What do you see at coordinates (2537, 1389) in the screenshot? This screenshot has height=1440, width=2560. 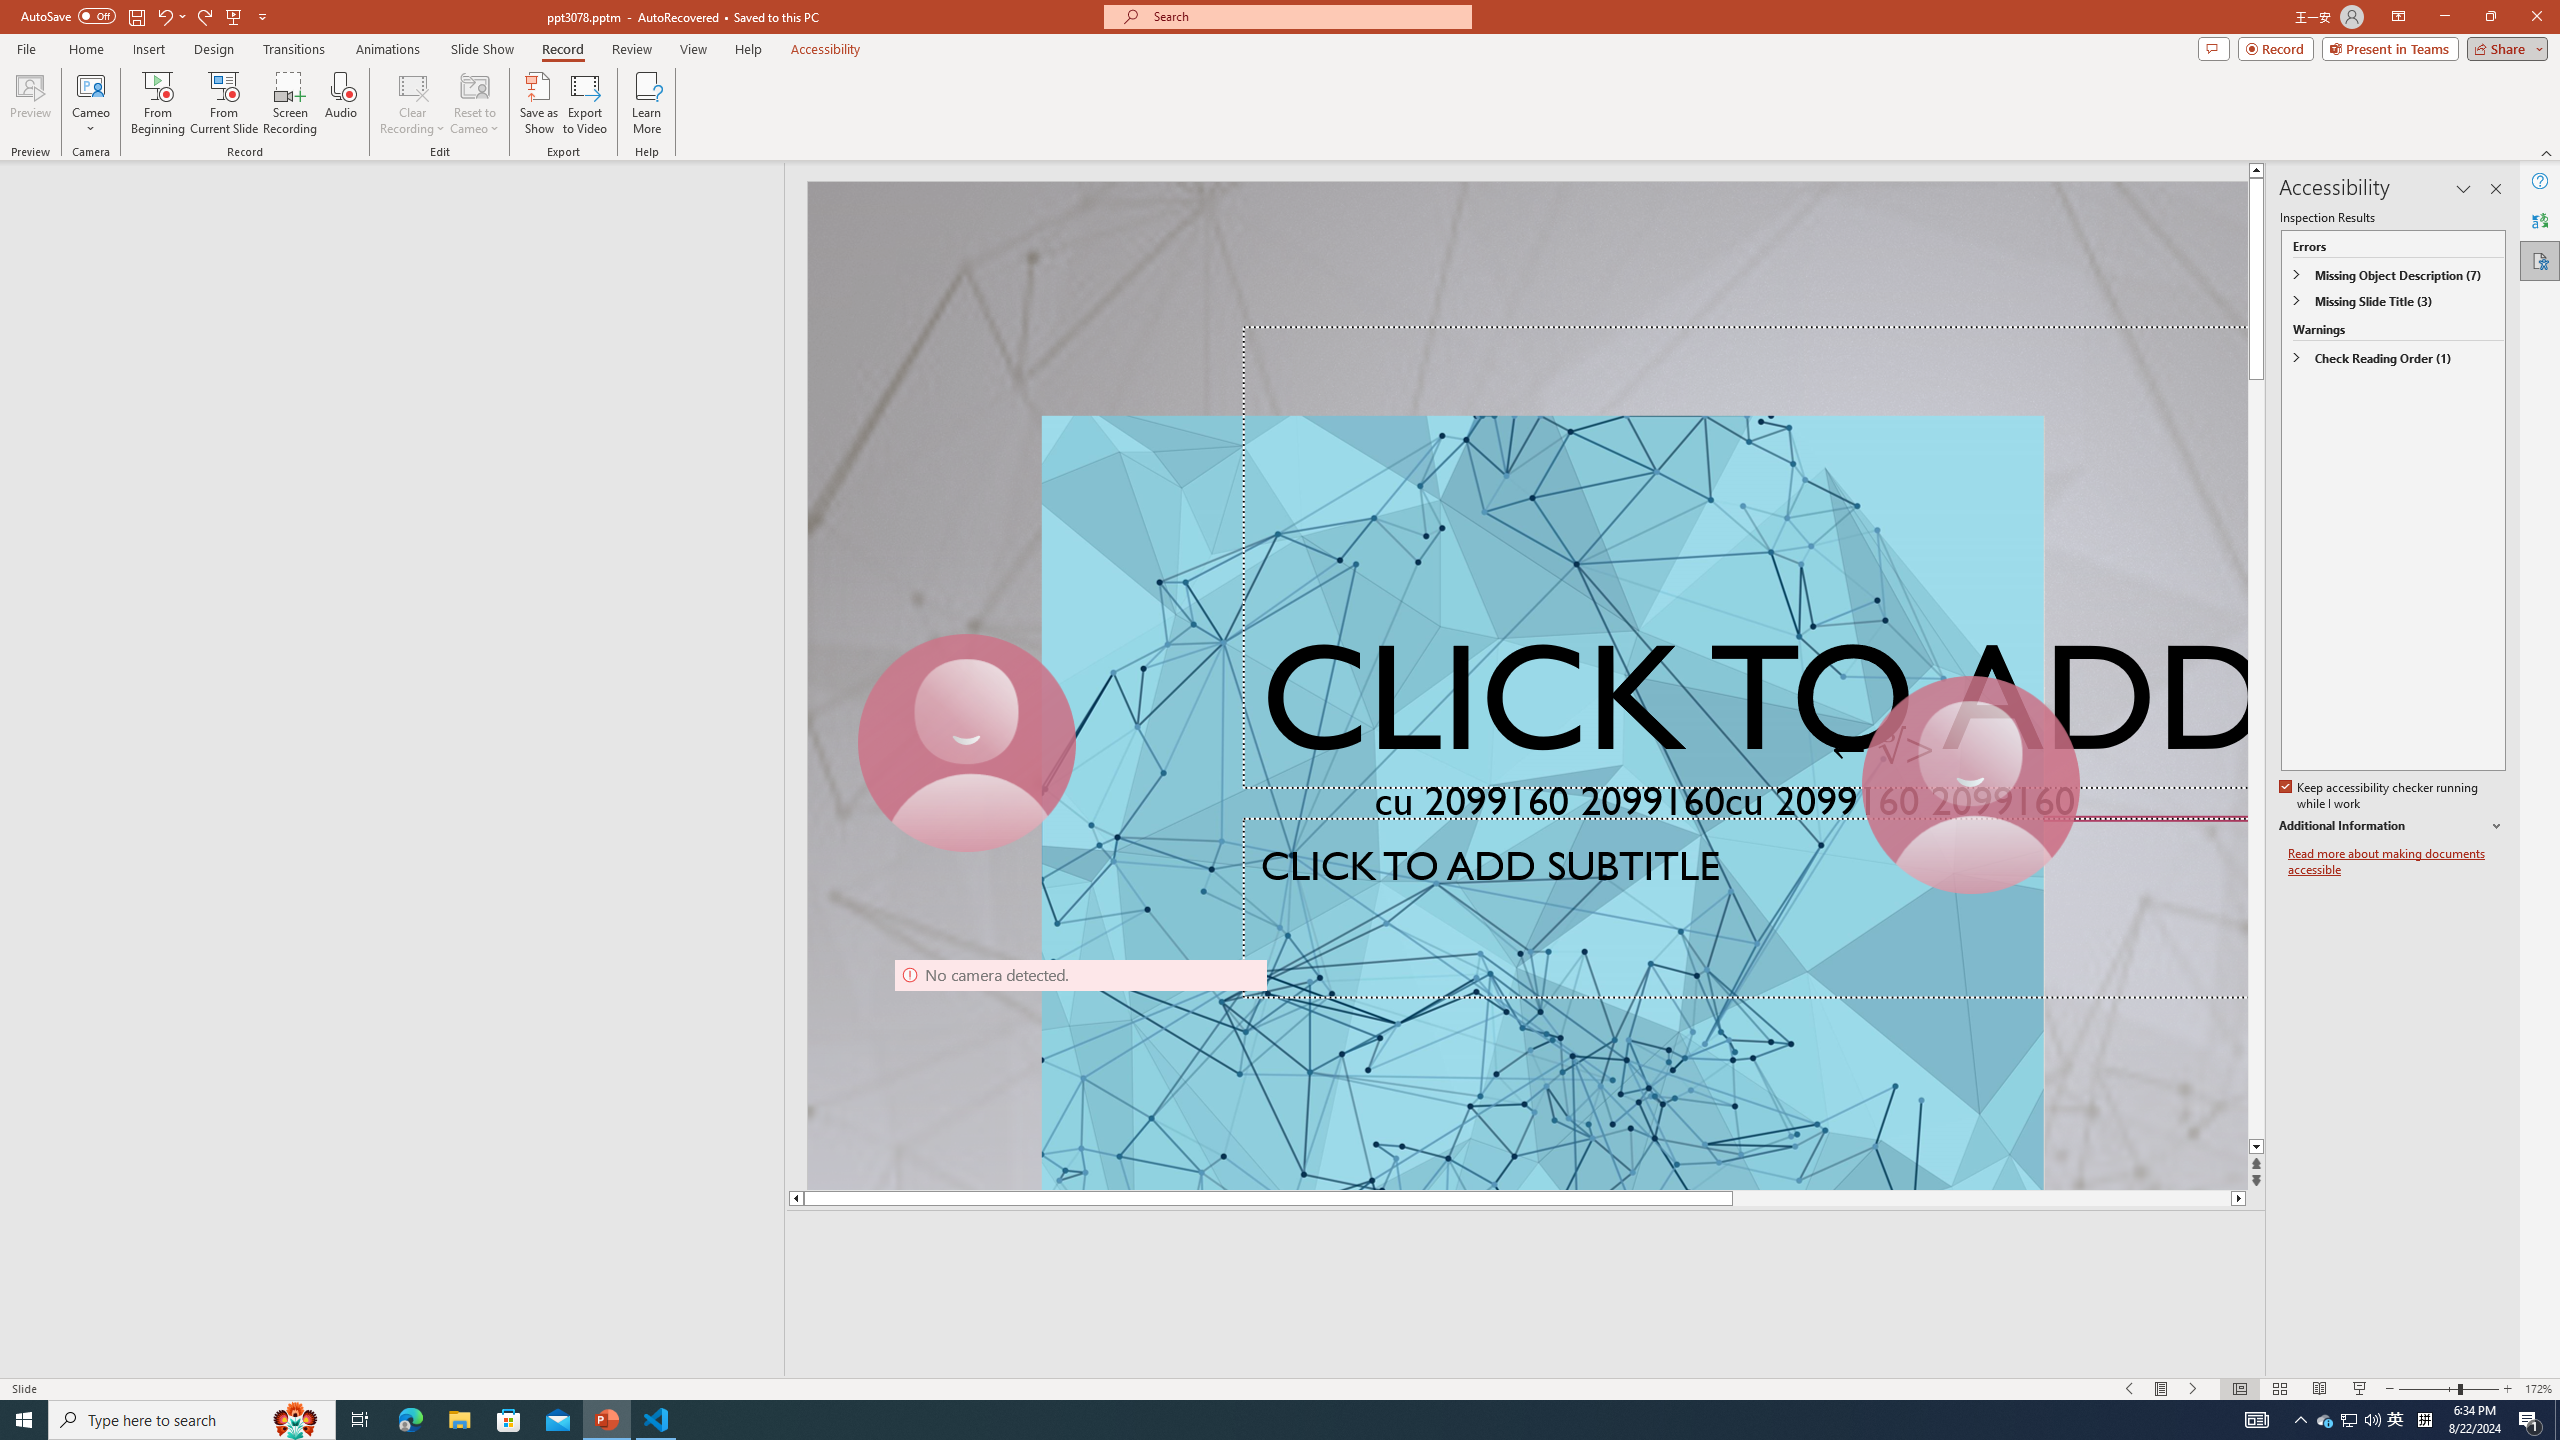 I see `'Zoom 172%'` at bounding box center [2537, 1389].